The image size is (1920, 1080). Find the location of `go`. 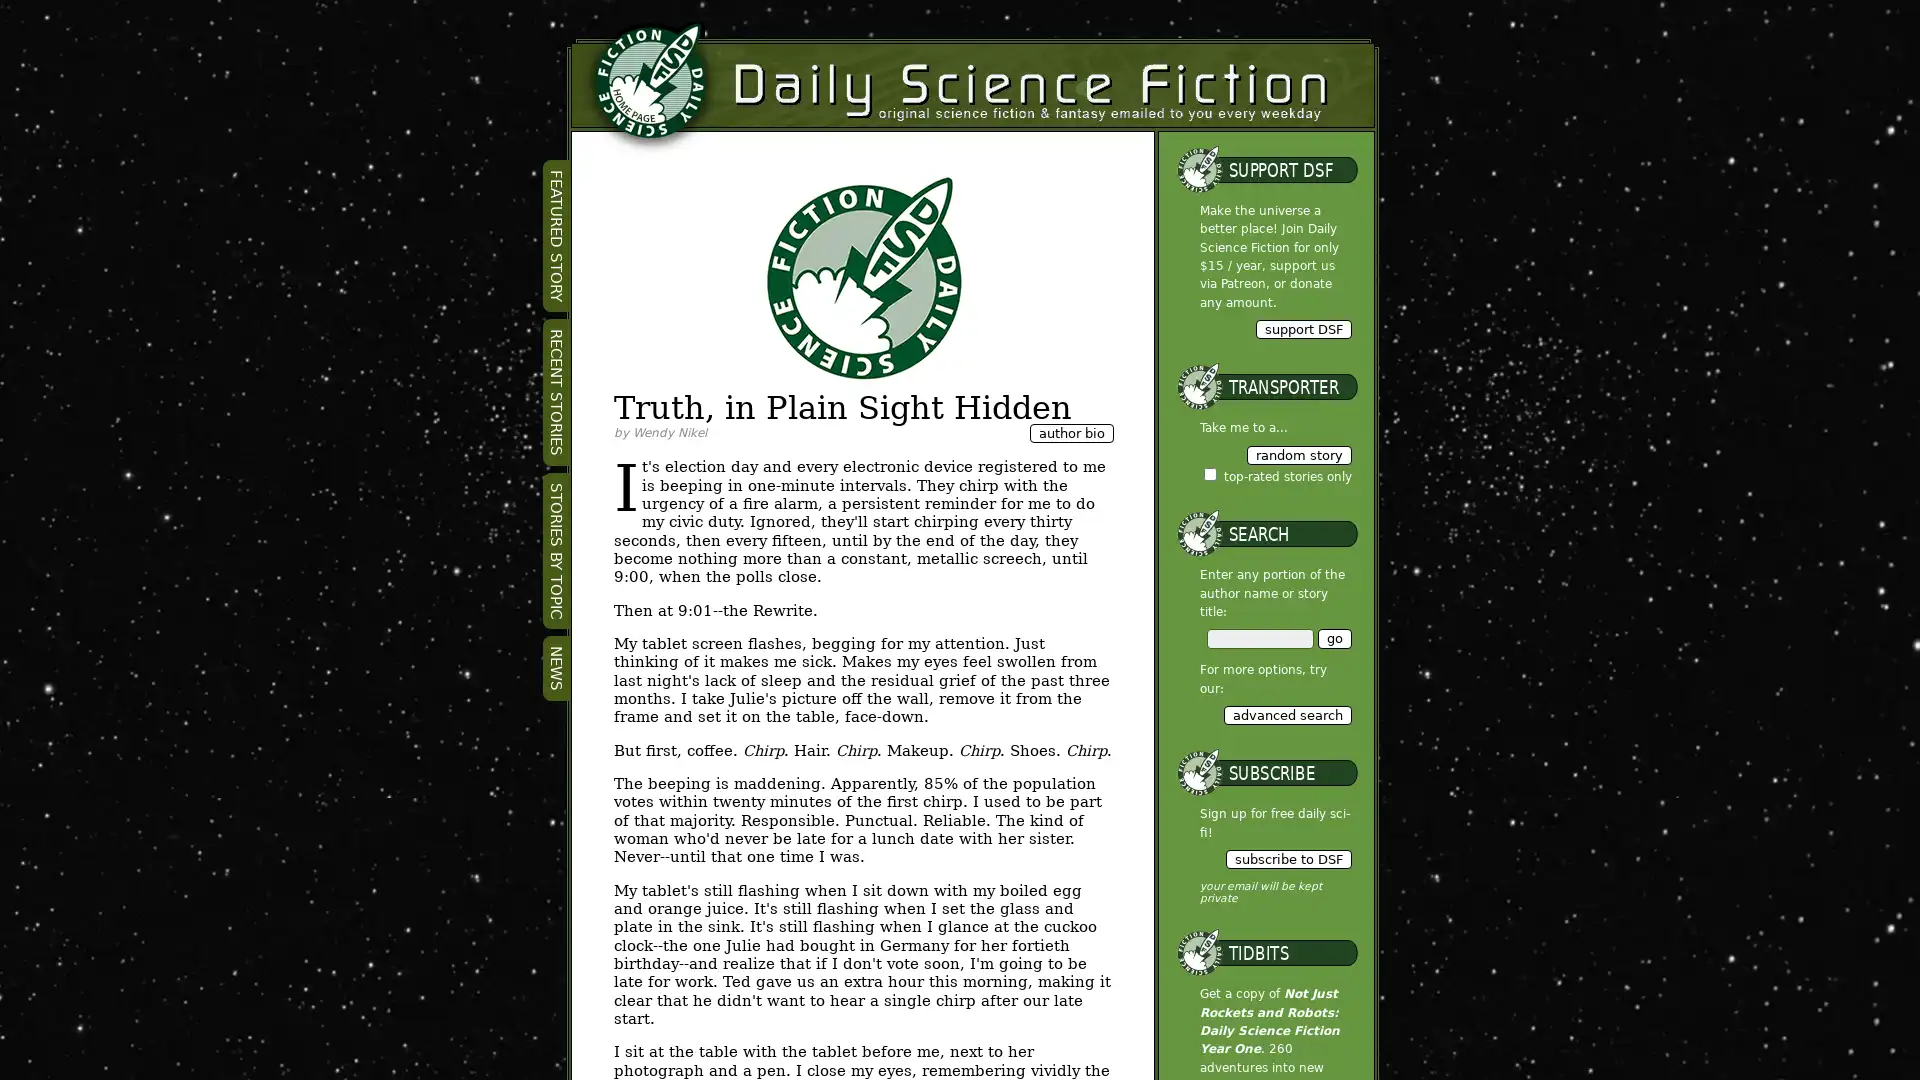

go is located at coordinates (1334, 638).